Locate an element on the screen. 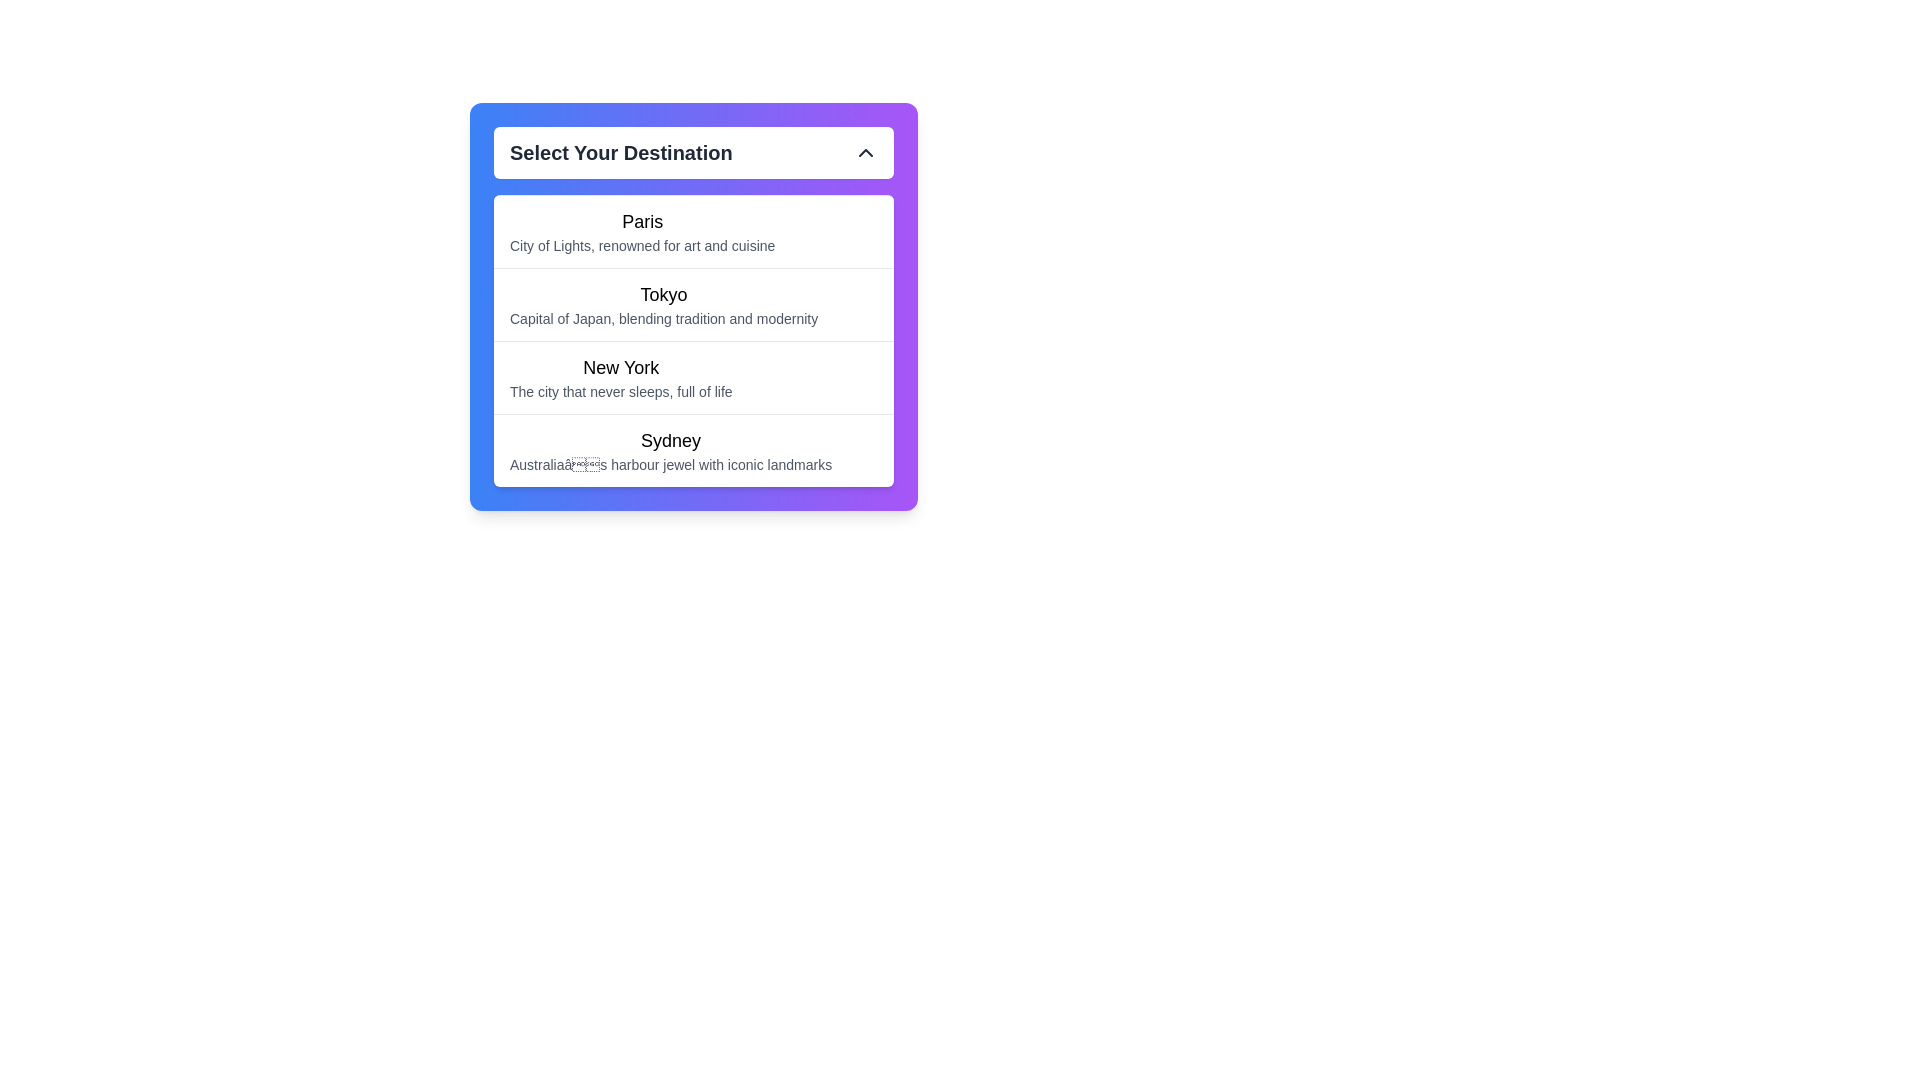 Image resolution: width=1920 pixels, height=1080 pixels. the list item labeled 'Sydney' is located at coordinates (694, 450).